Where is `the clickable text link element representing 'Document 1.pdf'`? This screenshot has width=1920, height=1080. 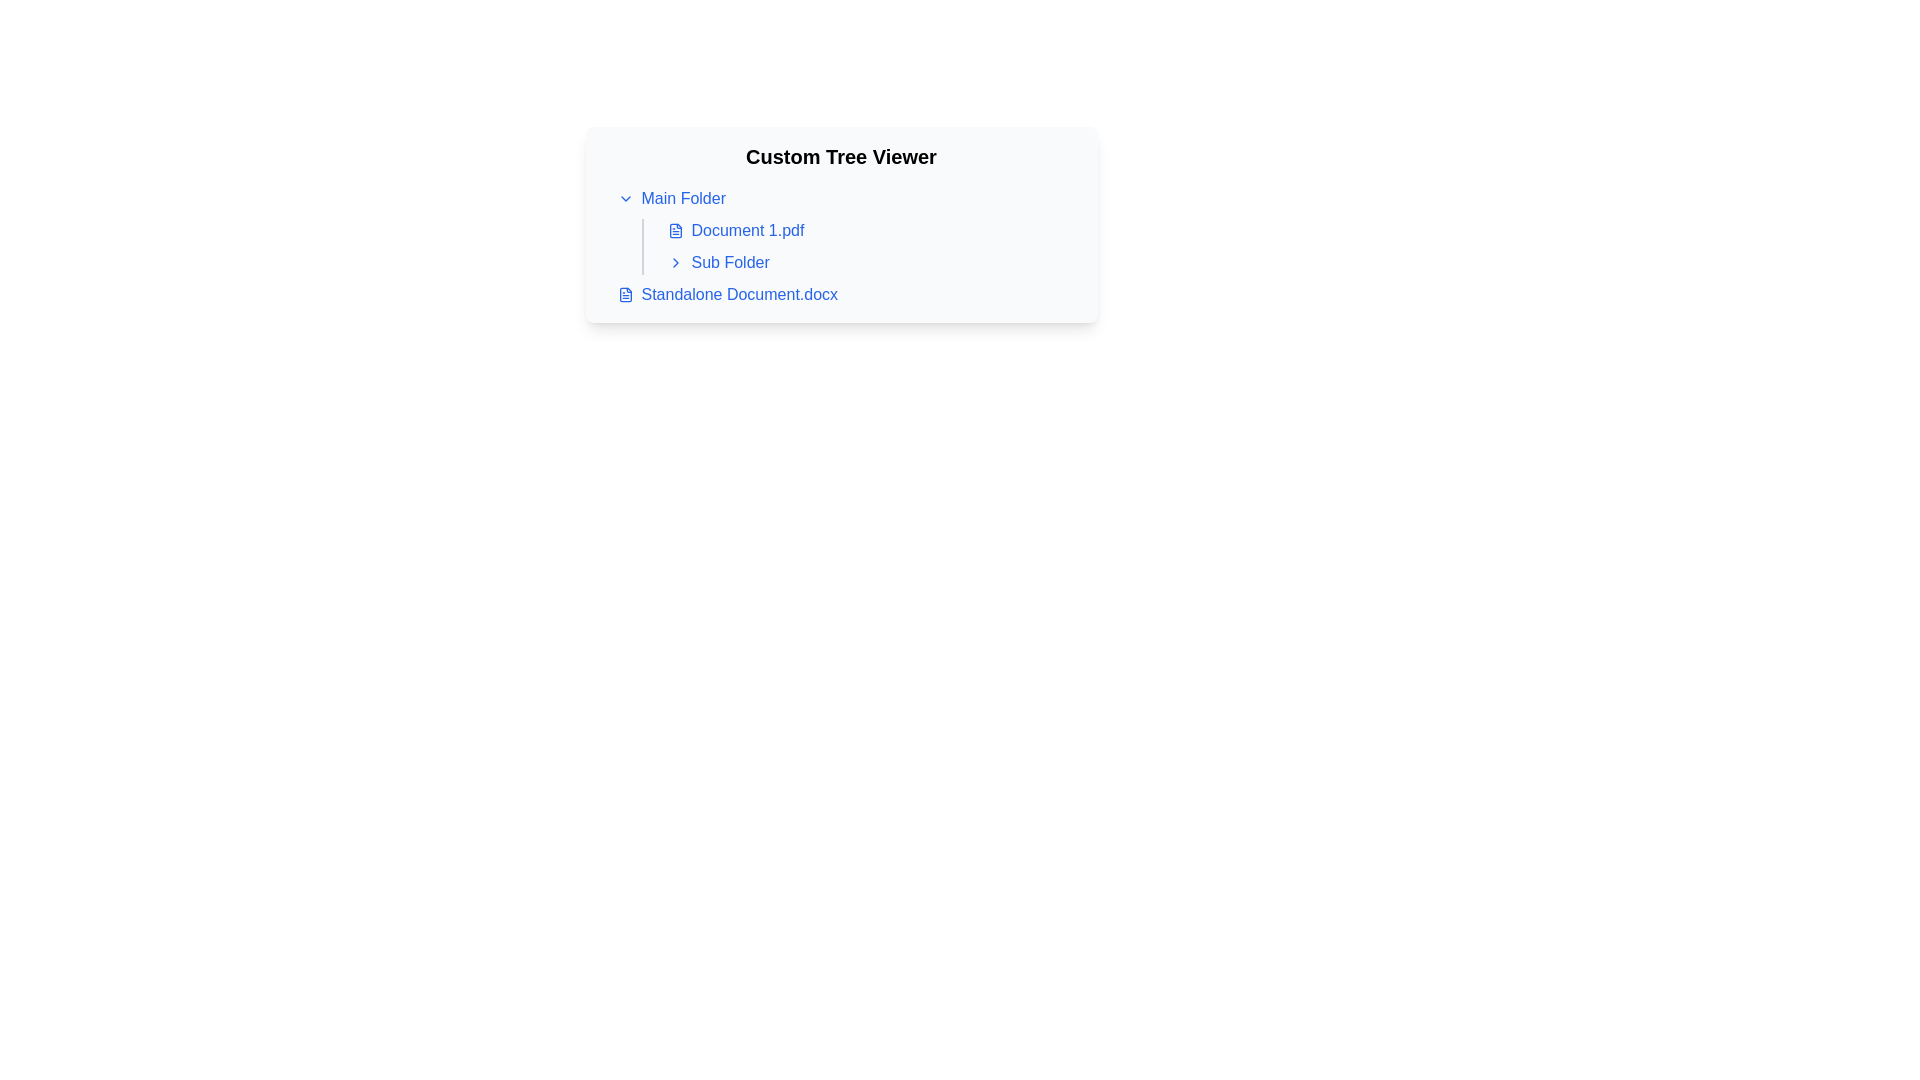 the clickable text link element representing 'Document 1.pdf' is located at coordinates (747, 230).